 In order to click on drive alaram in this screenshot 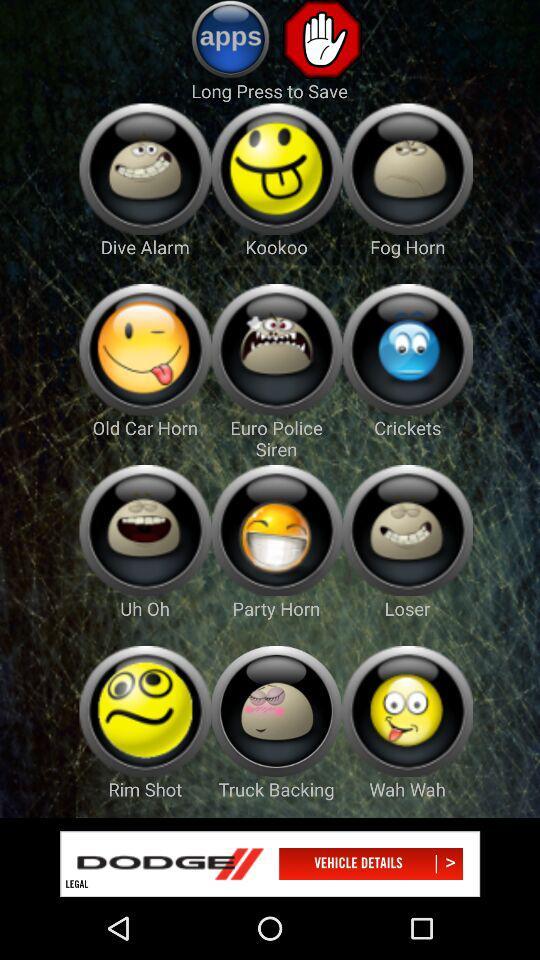, I will do `click(144, 168)`.